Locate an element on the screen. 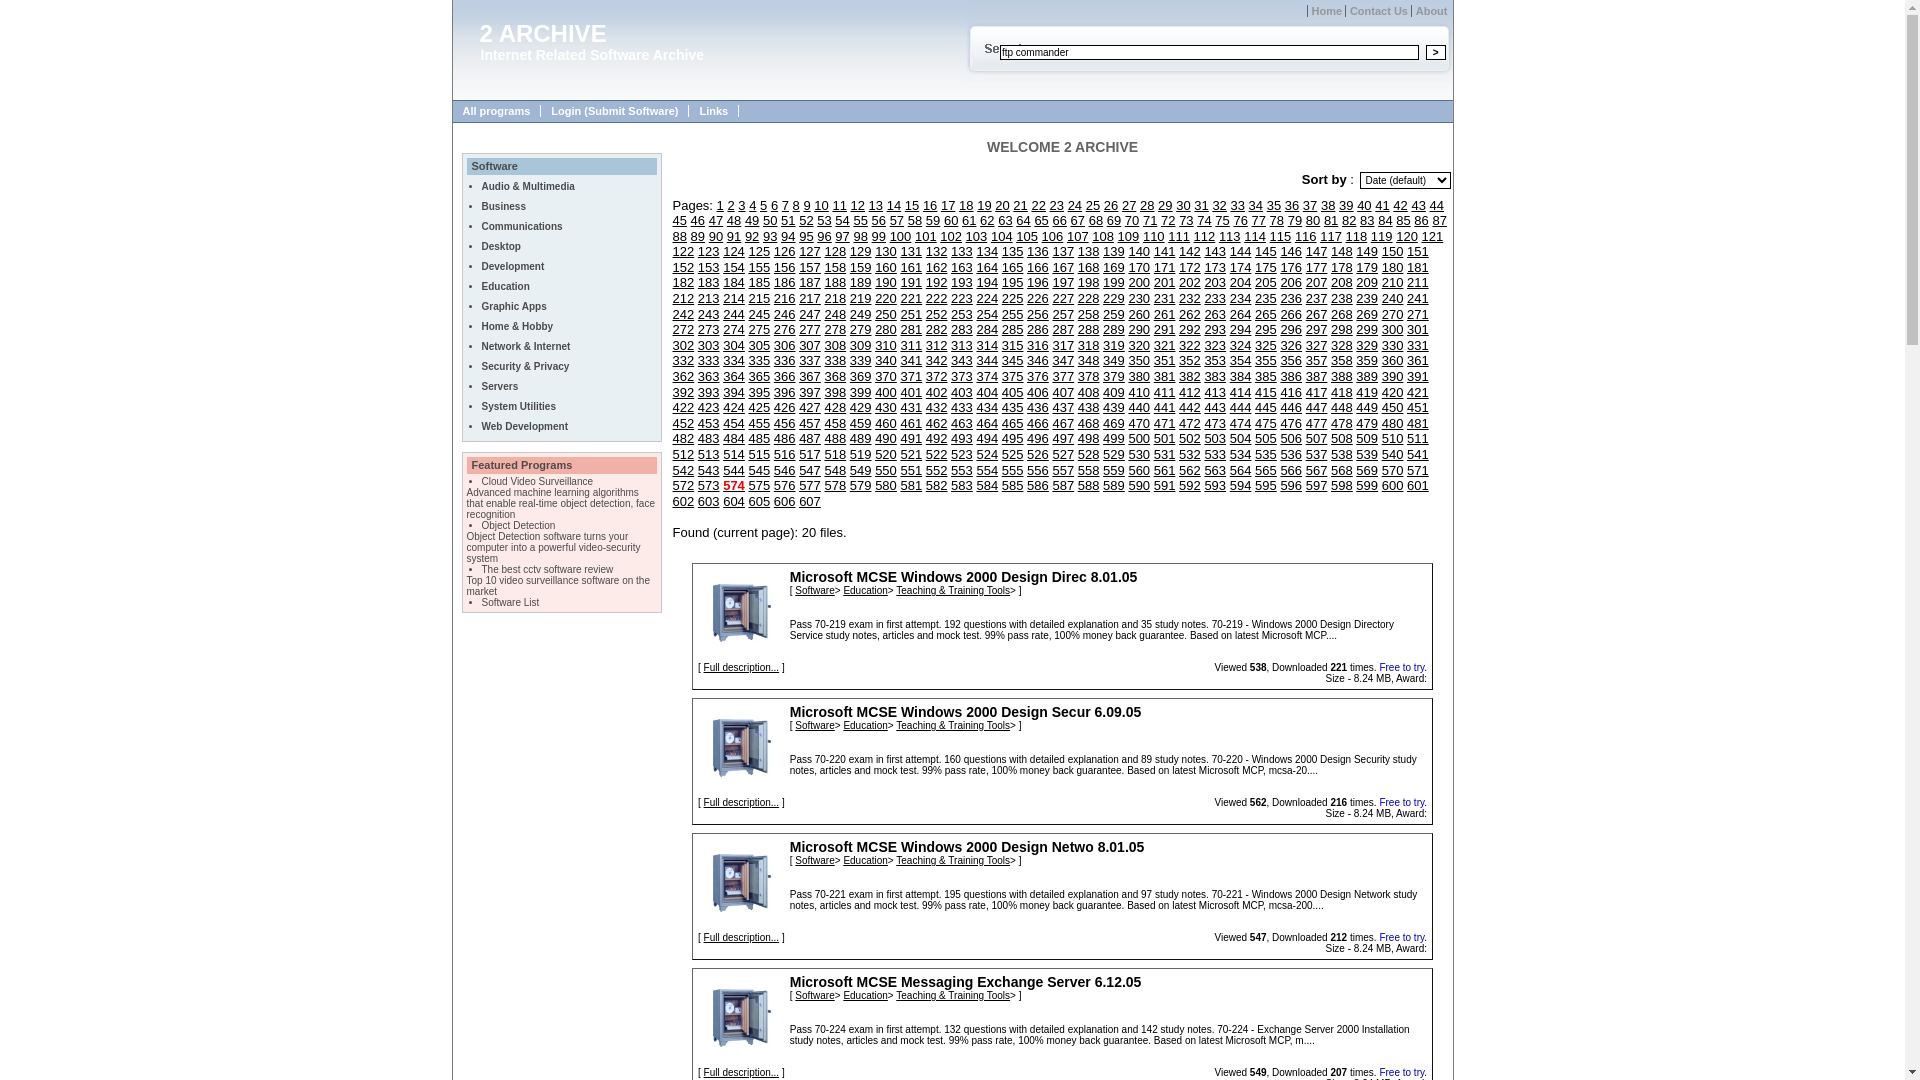  'Object Detection' is located at coordinates (518, 524).